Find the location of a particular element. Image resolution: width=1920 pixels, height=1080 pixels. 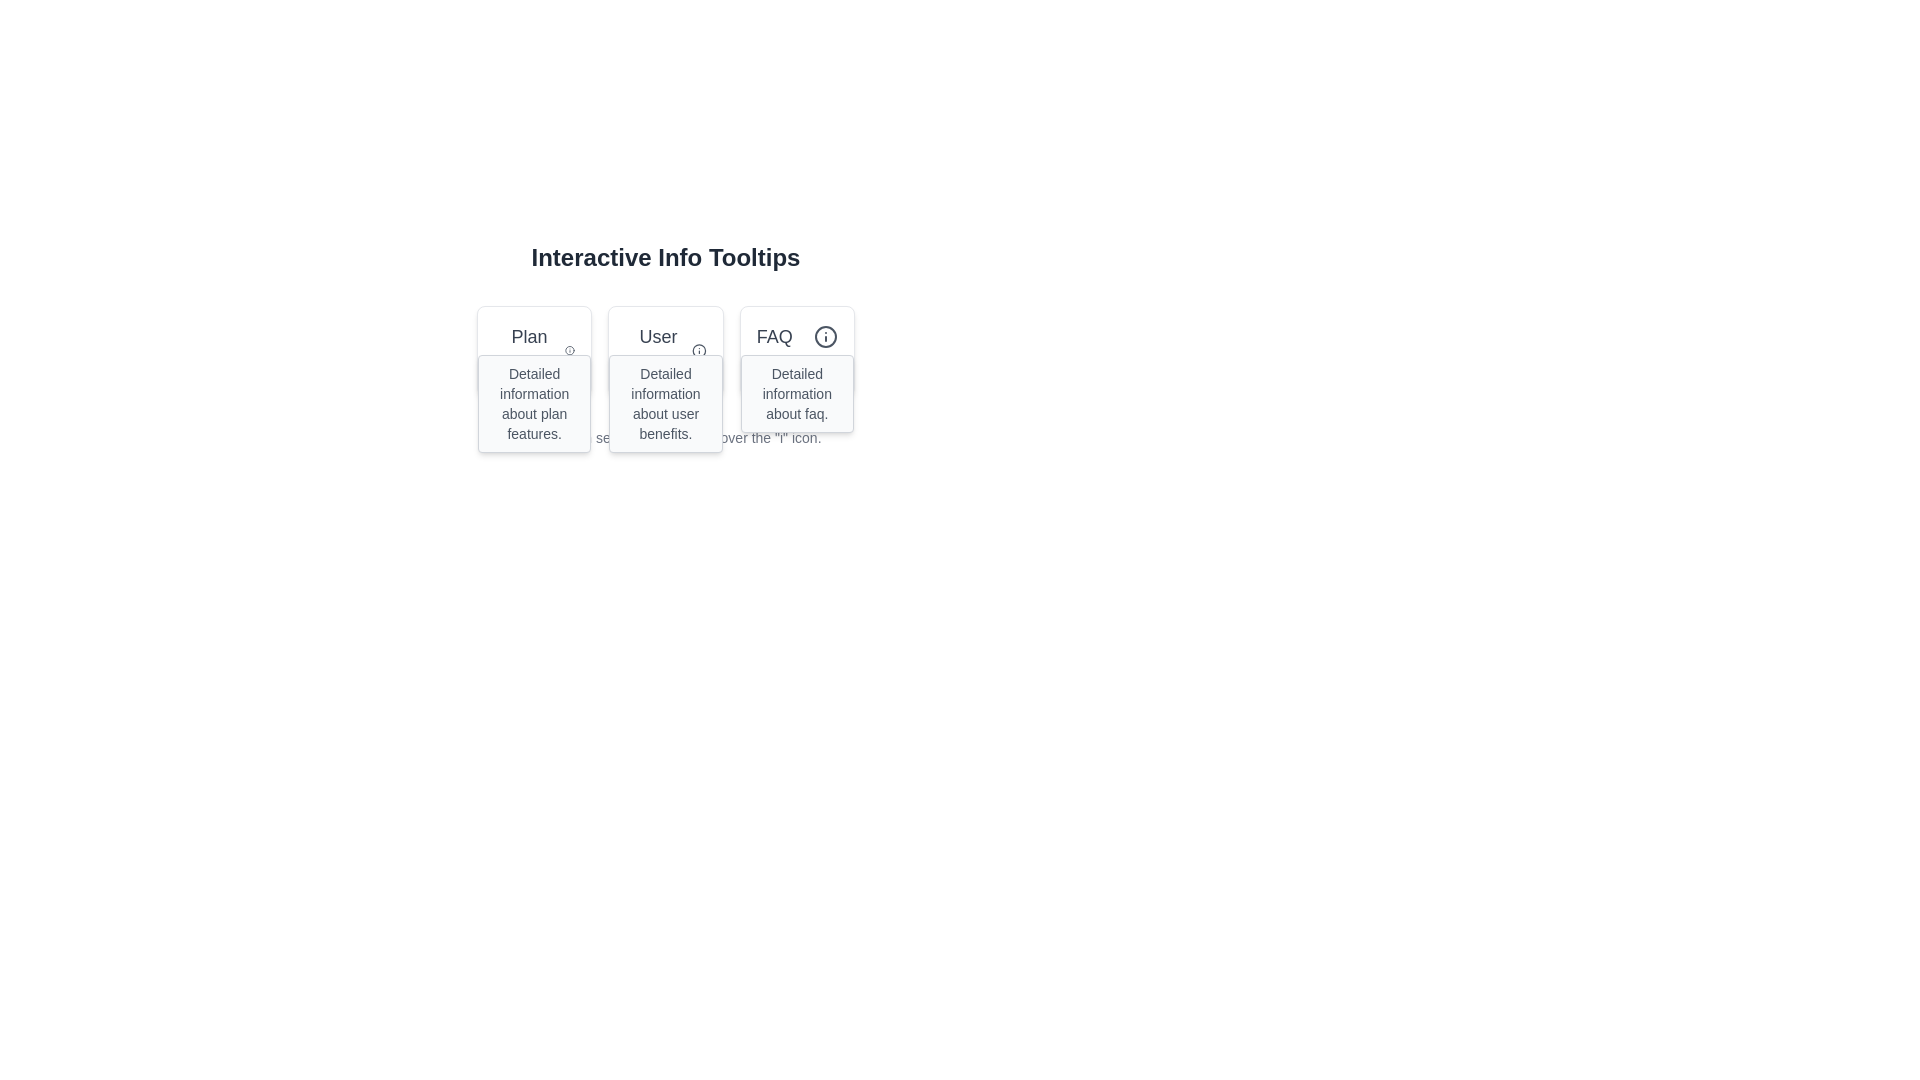

the 'FAQ' Information Card, which is a rectangular card with rounded corners, a white background, and a gray border, located in the rightmost column of a three-column grid layout is located at coordinates (796, 350).